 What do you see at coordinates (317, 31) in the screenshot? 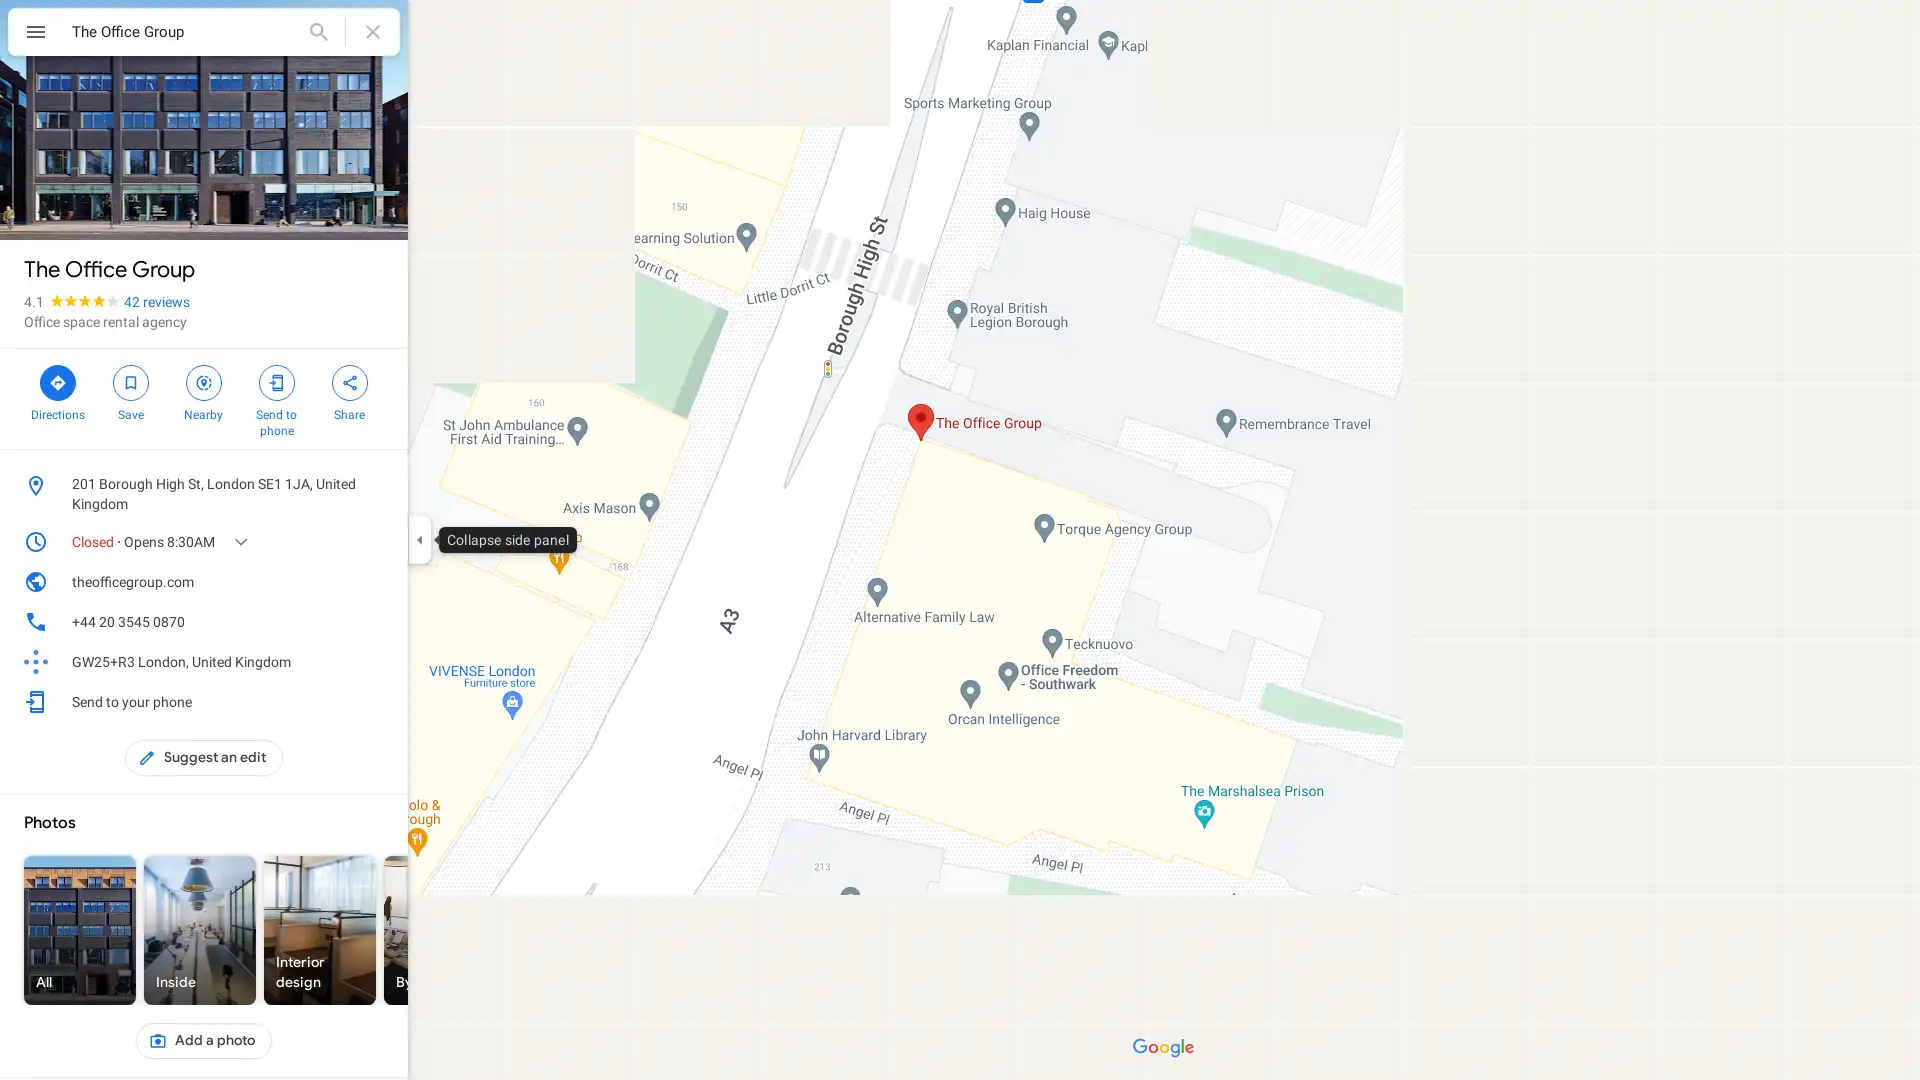
I see `Search` at bounding box center [317, 31].